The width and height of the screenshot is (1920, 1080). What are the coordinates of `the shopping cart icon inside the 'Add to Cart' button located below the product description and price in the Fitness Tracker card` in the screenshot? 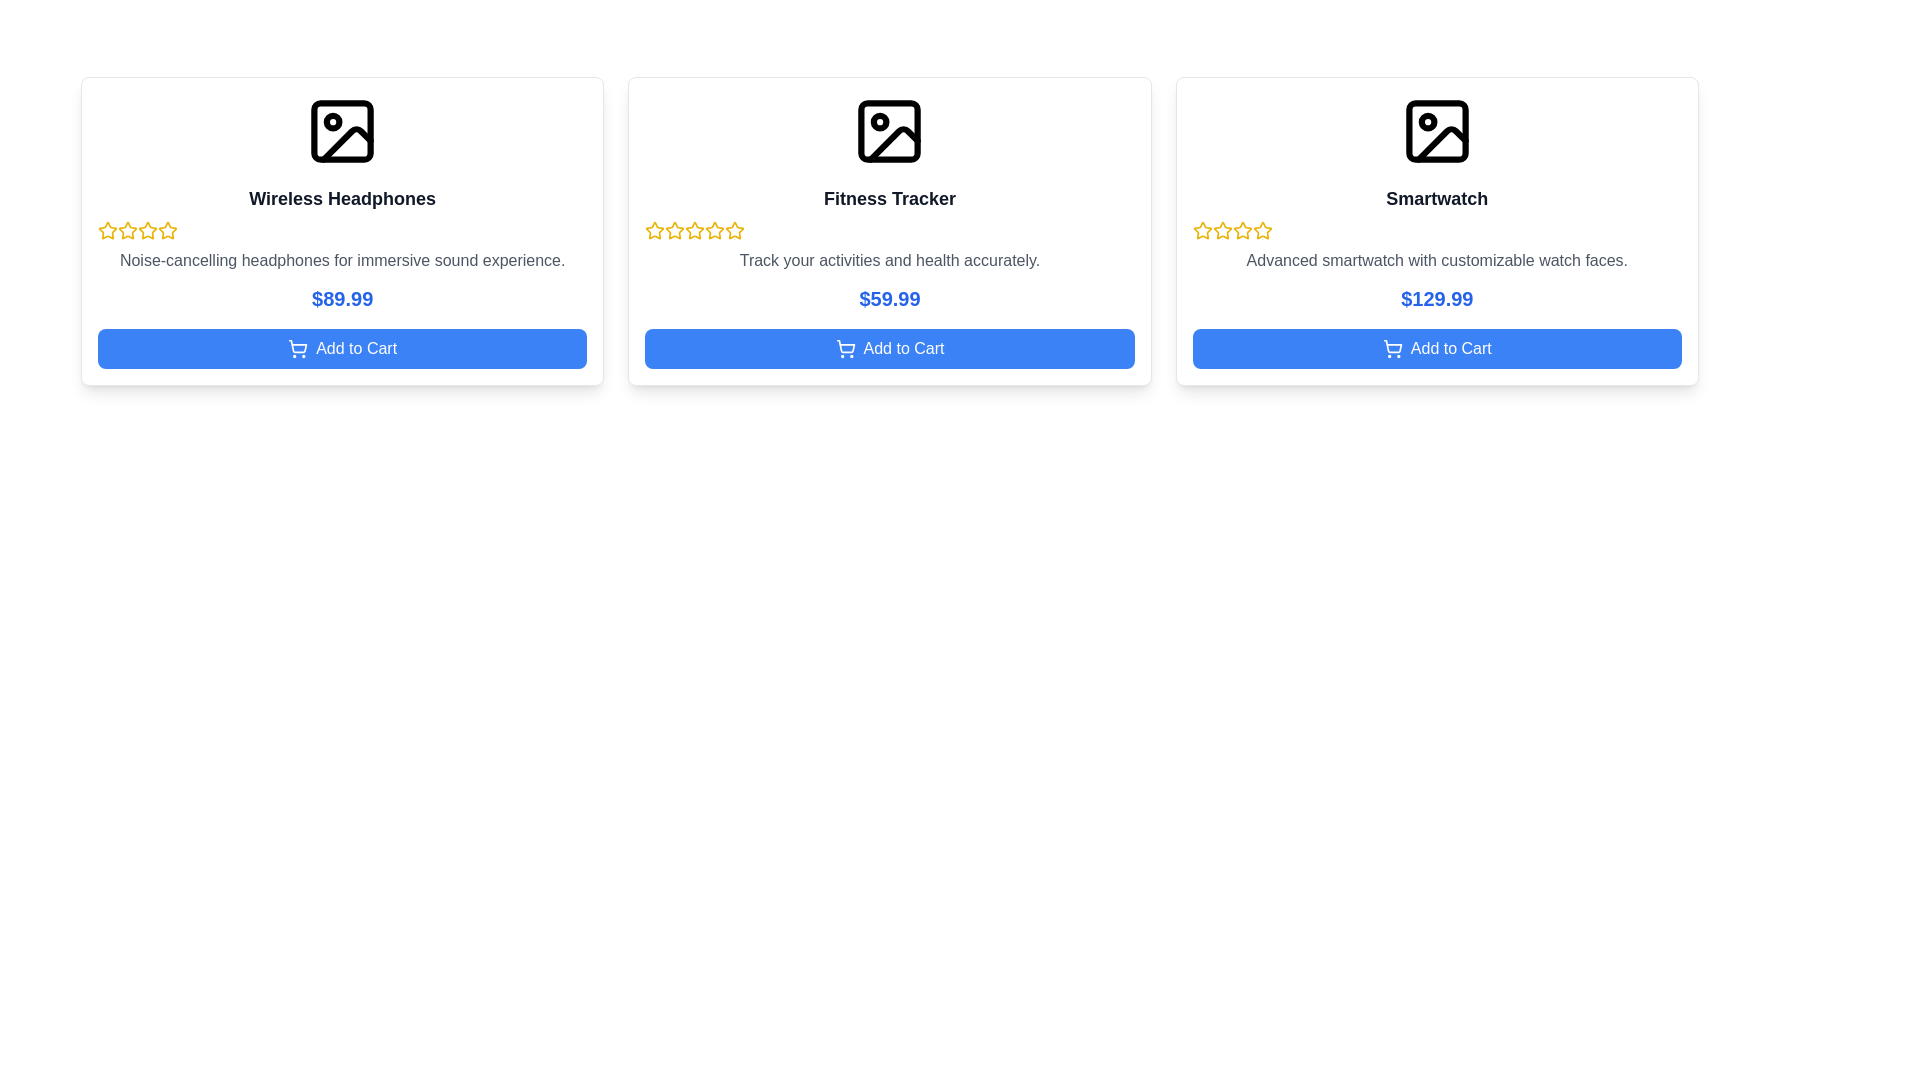 It's located at (845, 347).